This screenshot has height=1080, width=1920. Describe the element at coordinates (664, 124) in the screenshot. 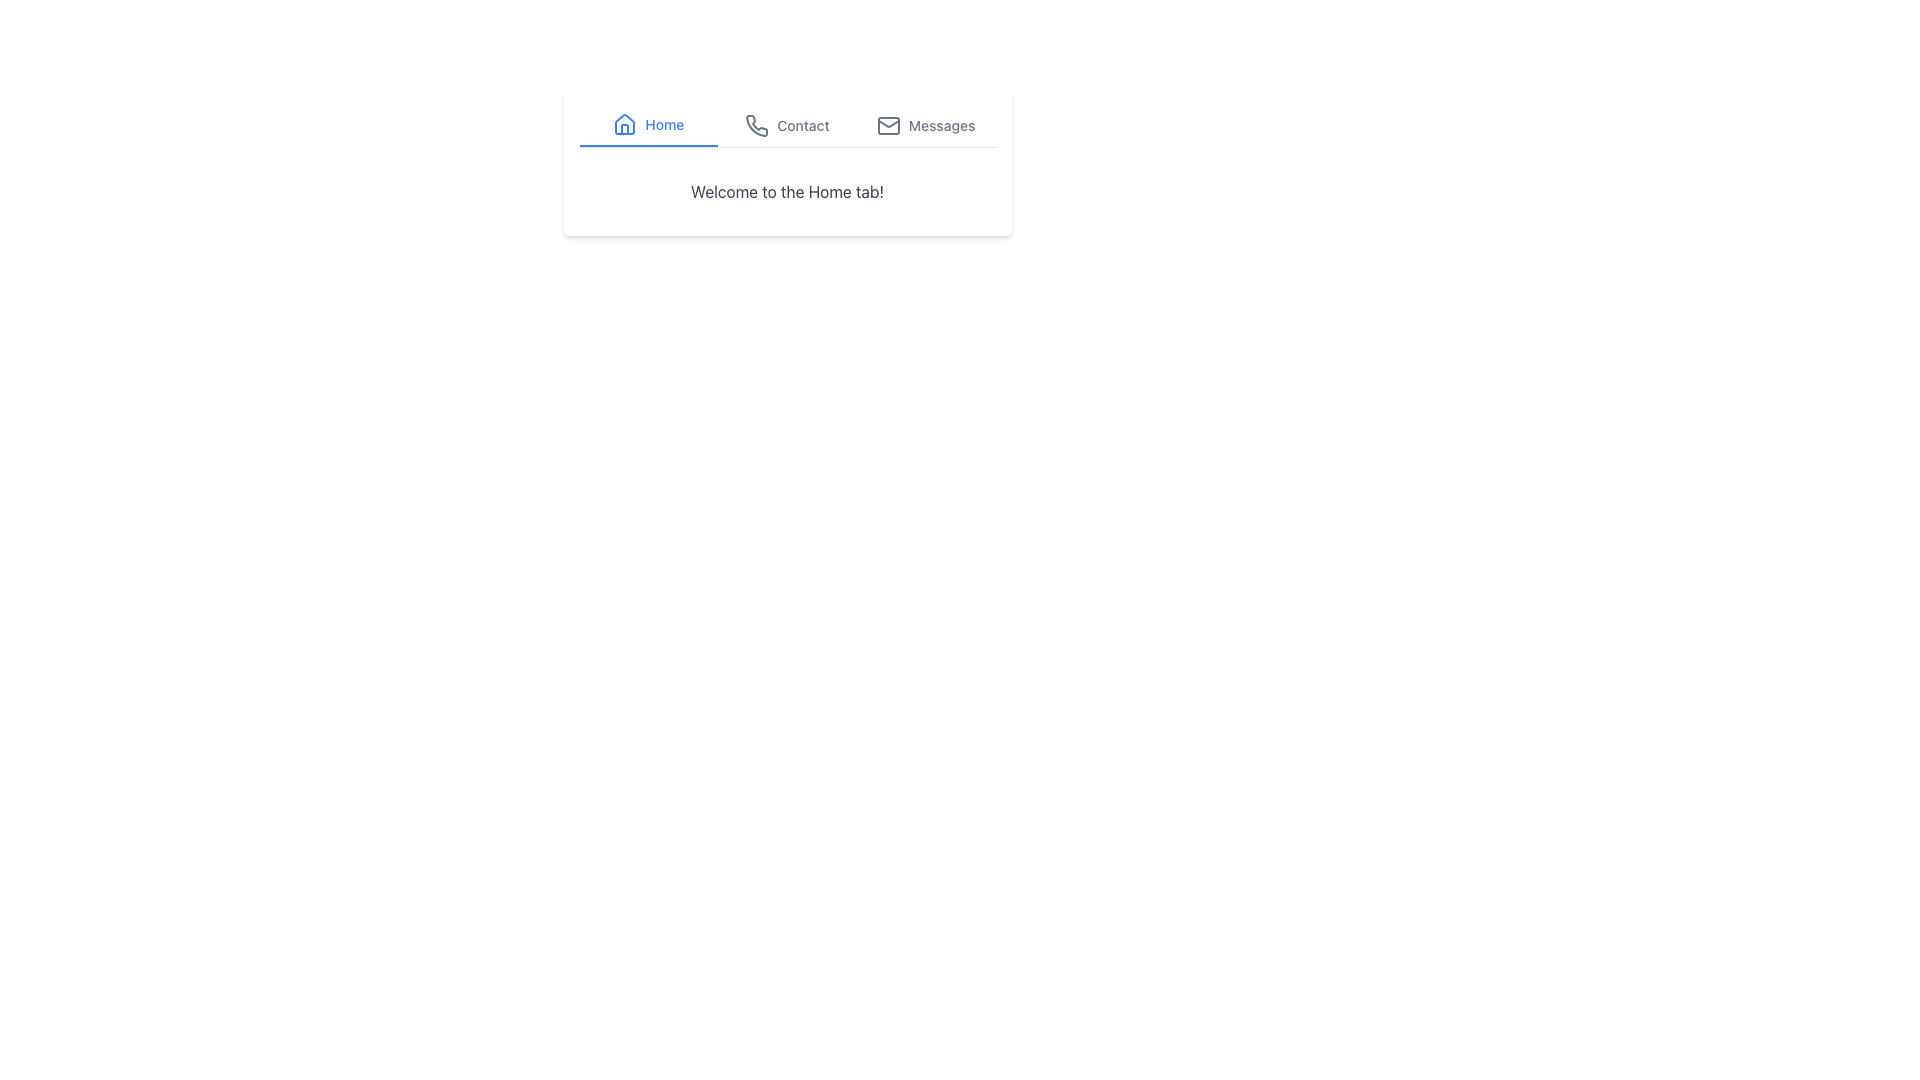

I see `the 'Home' text element in the navigation bar` at that location.